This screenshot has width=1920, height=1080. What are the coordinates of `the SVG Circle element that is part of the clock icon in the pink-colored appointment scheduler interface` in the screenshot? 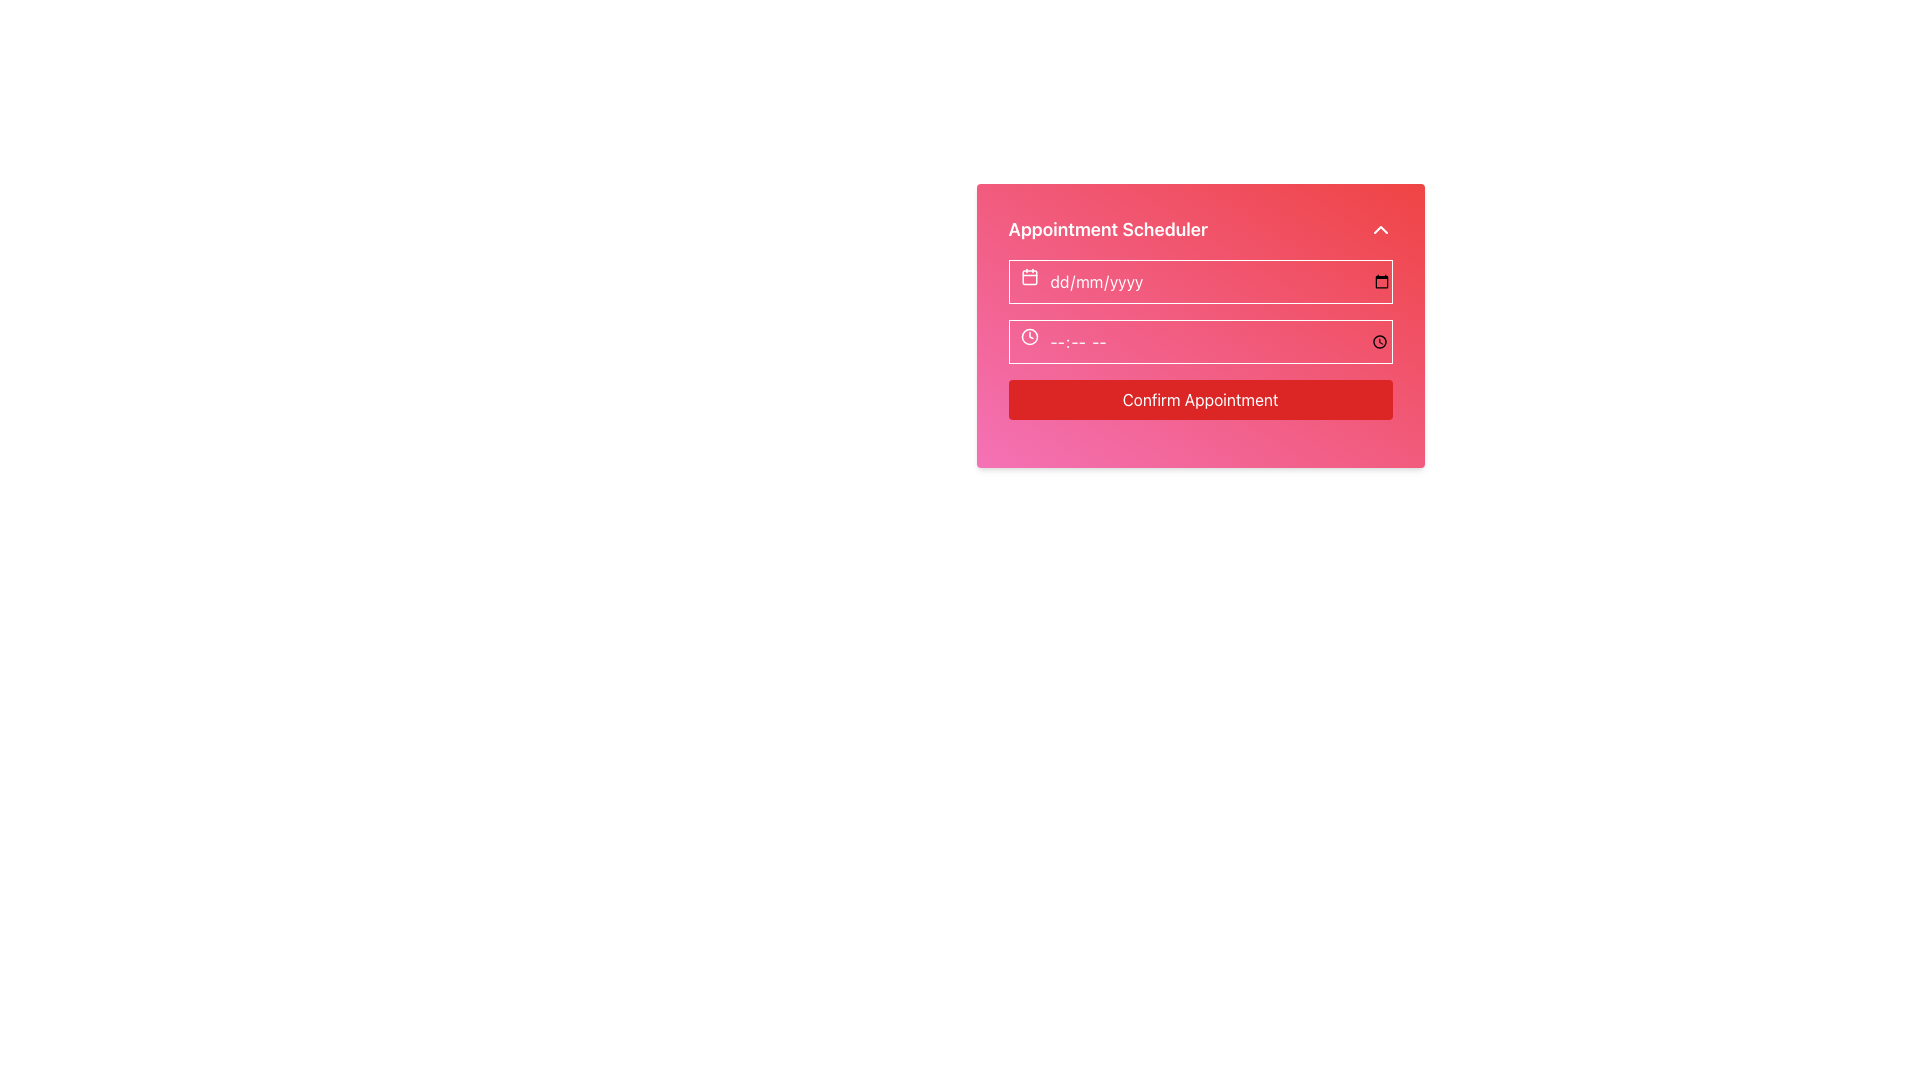 It's located at (1029, 335).